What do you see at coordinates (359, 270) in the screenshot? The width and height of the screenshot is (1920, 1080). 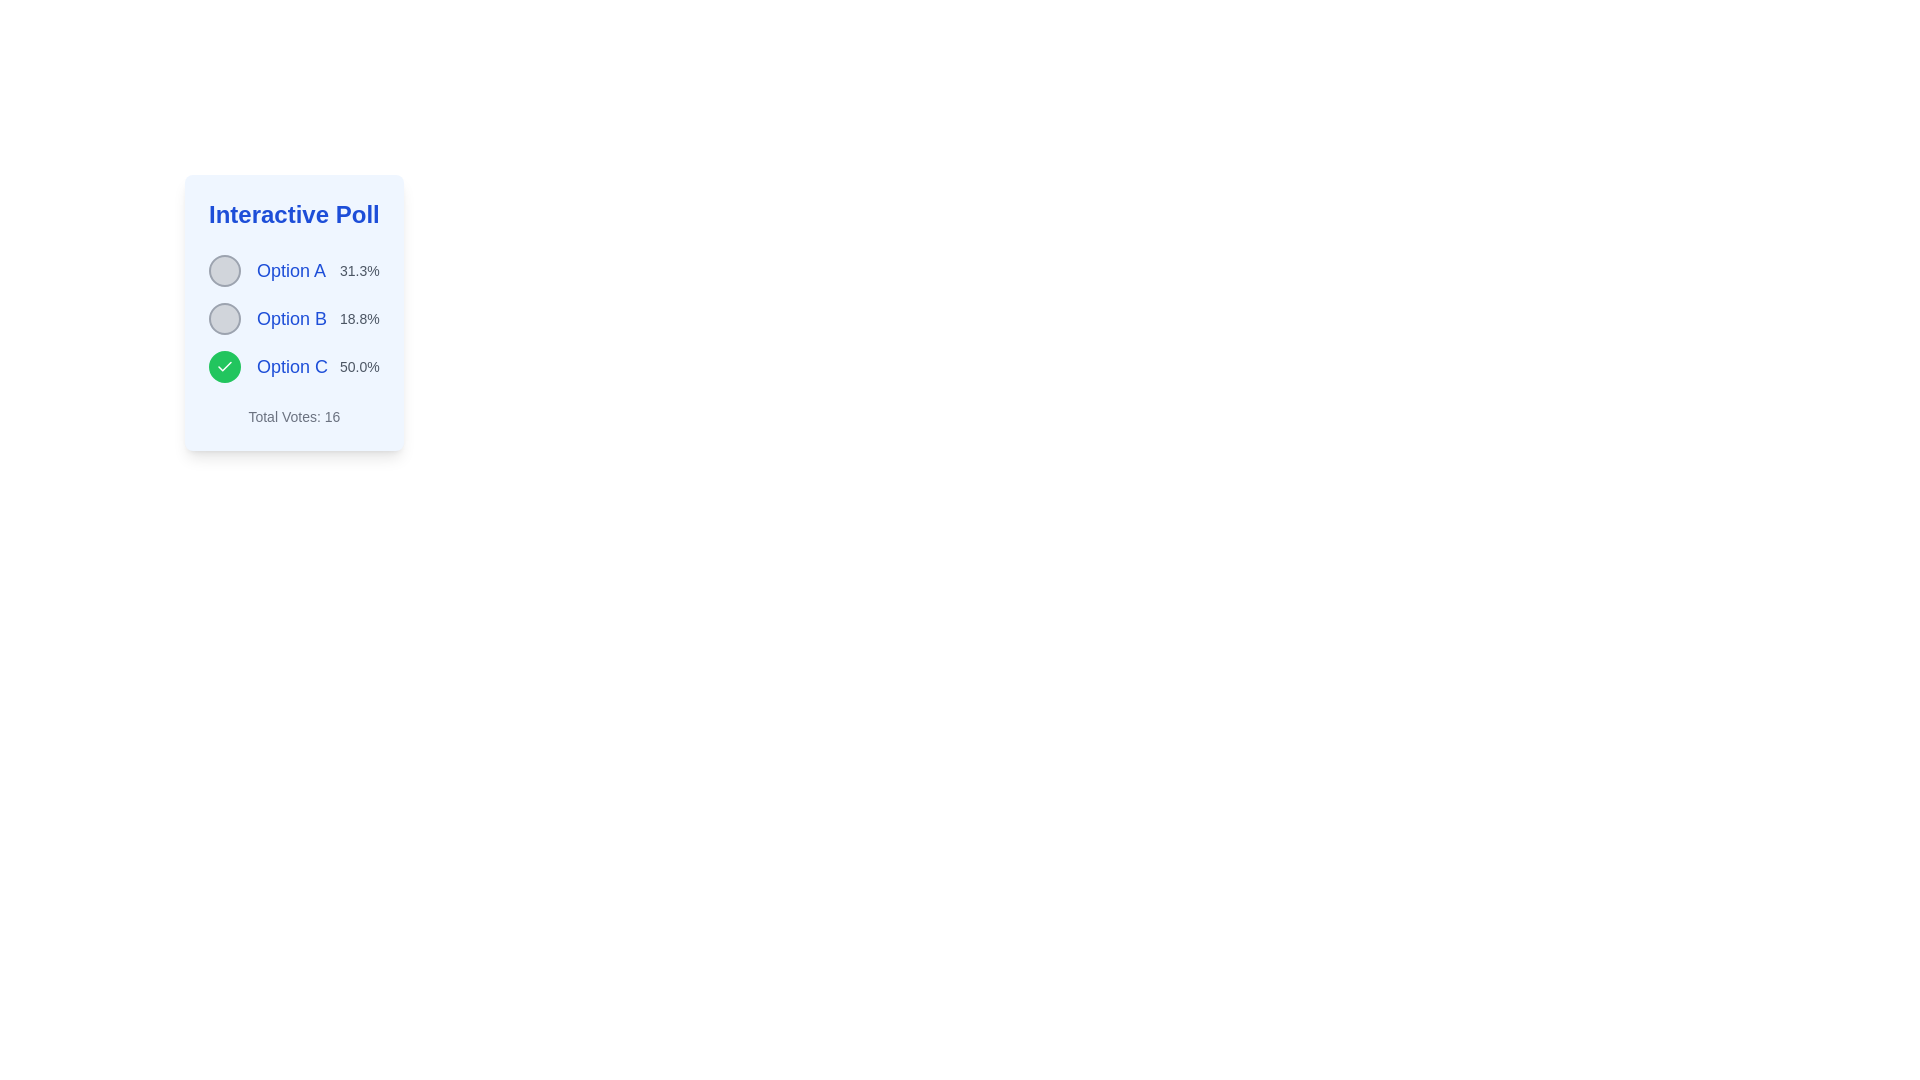 I see `the Text Display showing '31.3%' next to 'Option A' in the voting interface` at bounding box center [359, 270].